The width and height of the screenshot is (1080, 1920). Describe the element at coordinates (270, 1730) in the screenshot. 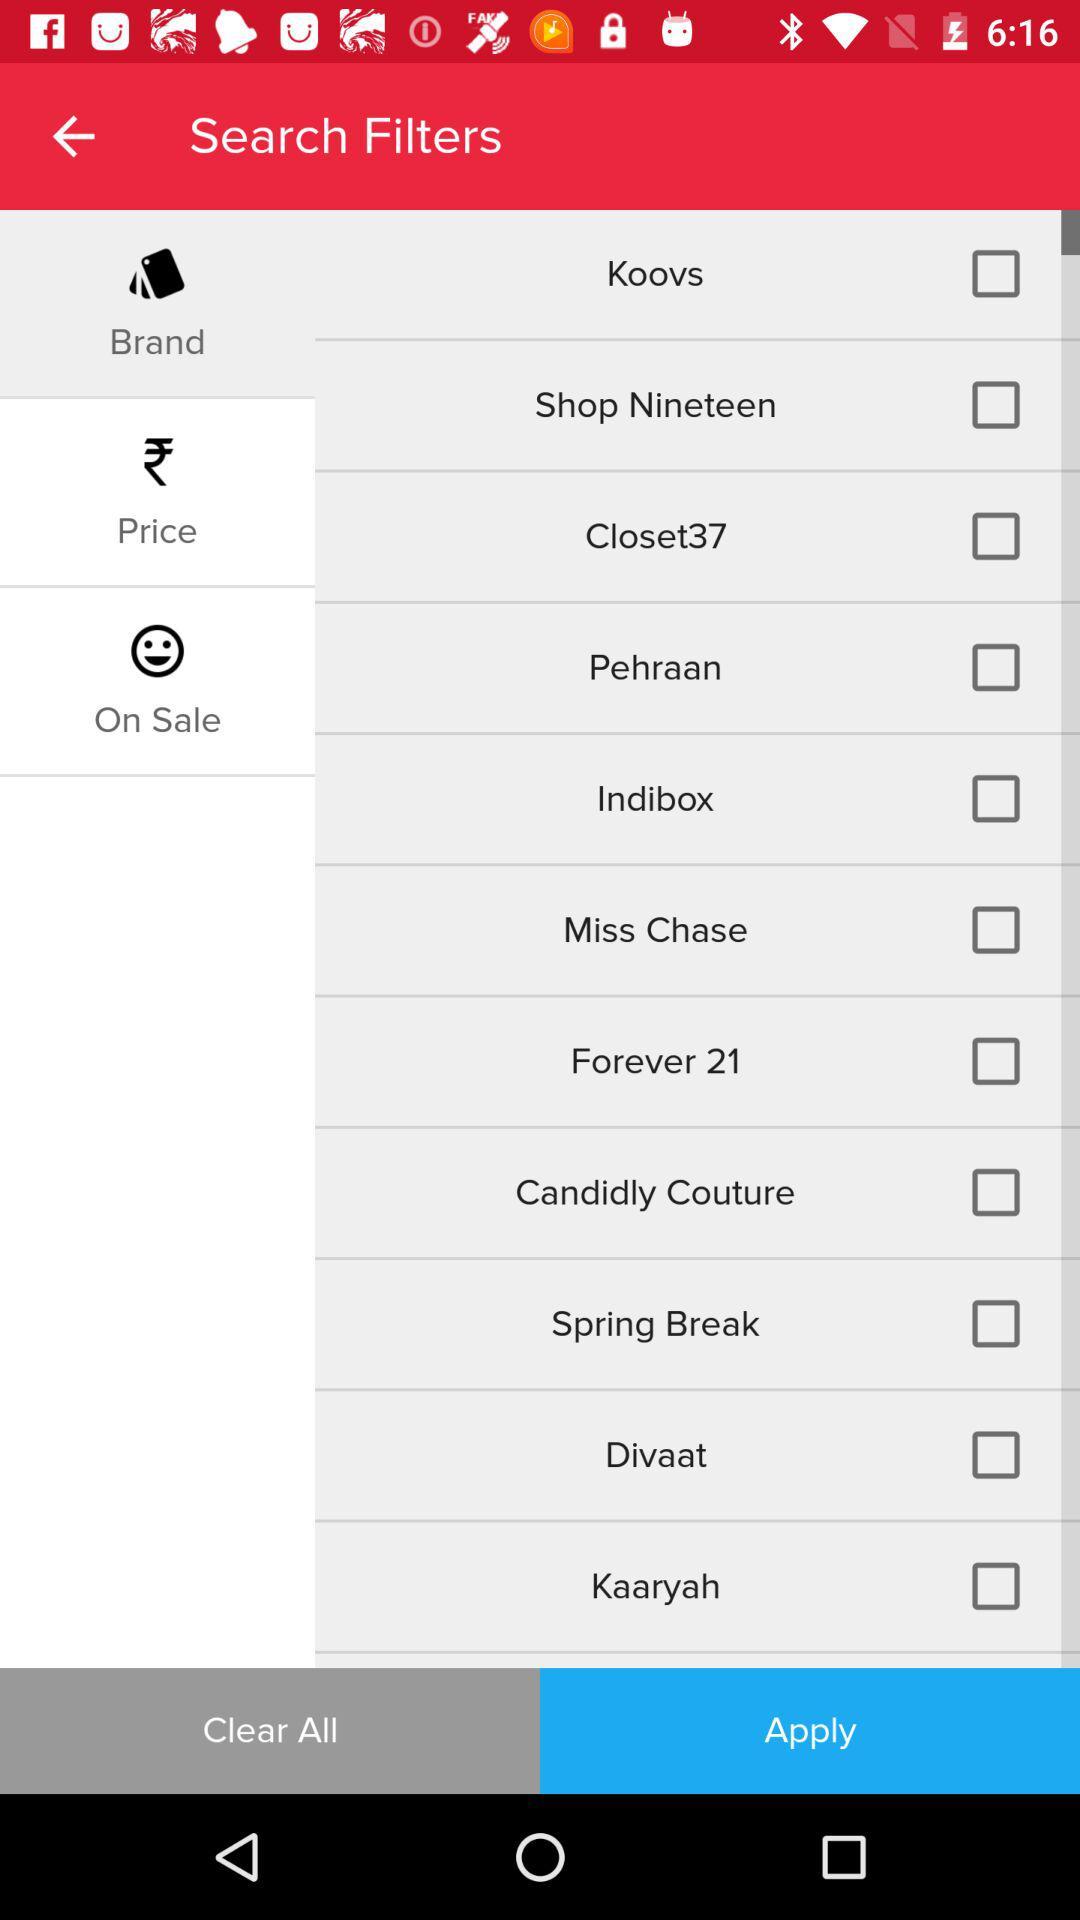

I see `the clear all item` at that location.